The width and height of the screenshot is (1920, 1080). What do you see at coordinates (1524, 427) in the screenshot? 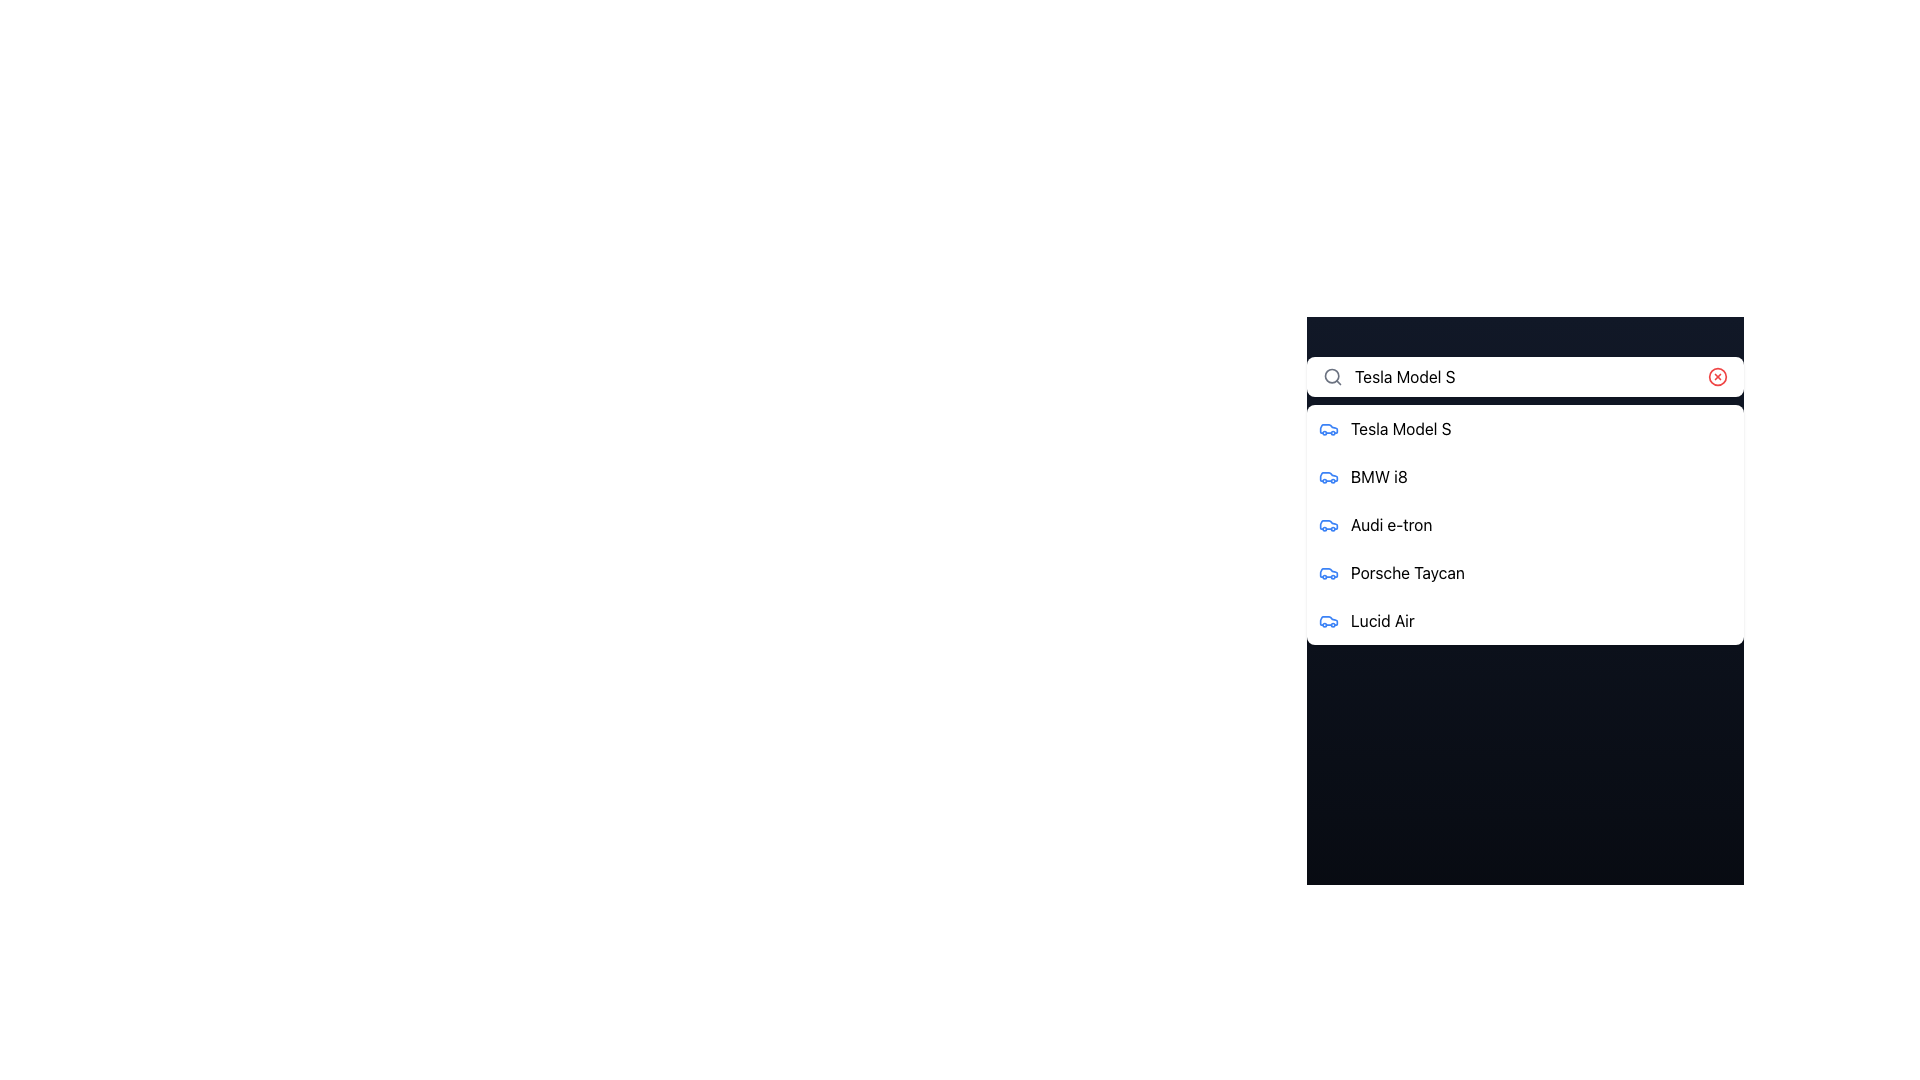
I see `the 'Tesla Model S' option in the dropdown menu` at bounding box center [1524, 427].